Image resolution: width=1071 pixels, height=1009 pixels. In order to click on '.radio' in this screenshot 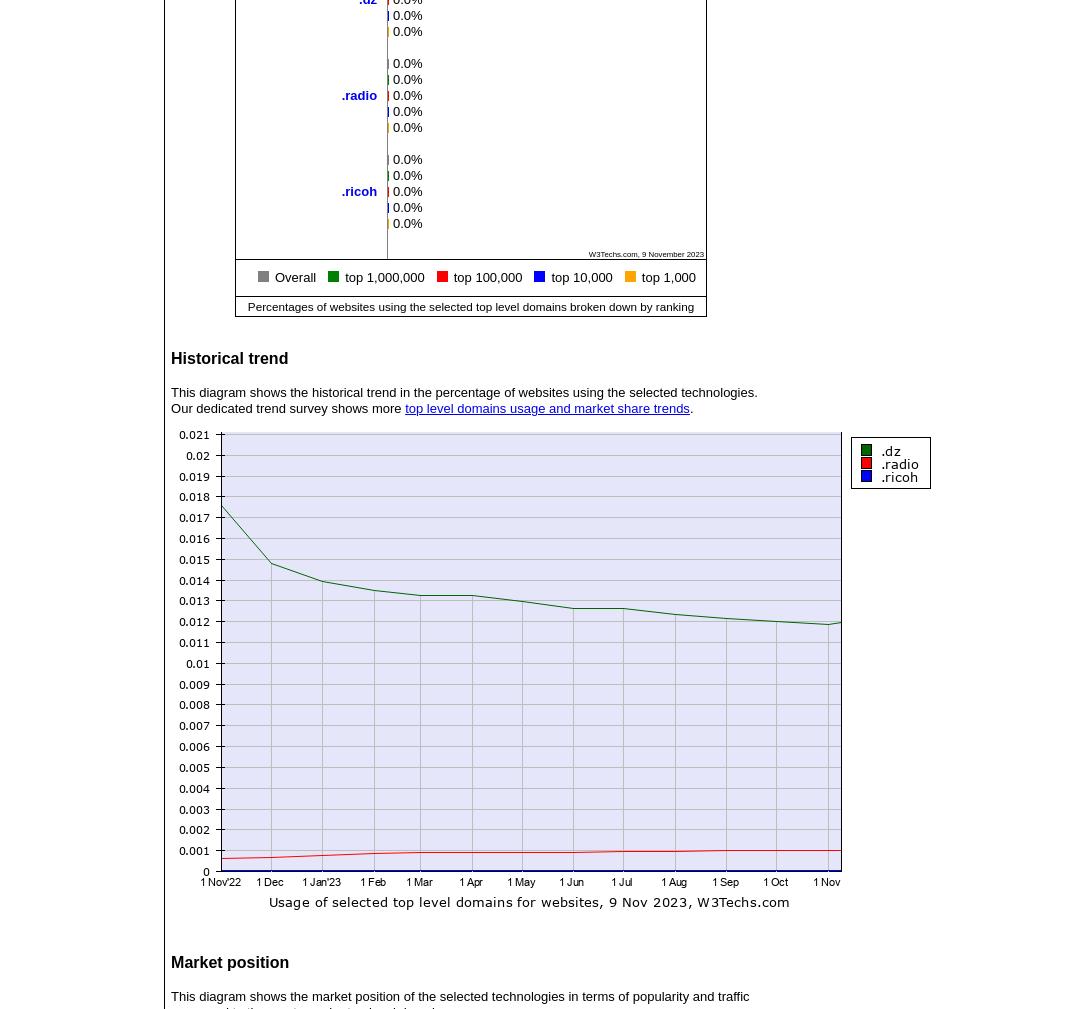, I will do `click(357, 94)`.